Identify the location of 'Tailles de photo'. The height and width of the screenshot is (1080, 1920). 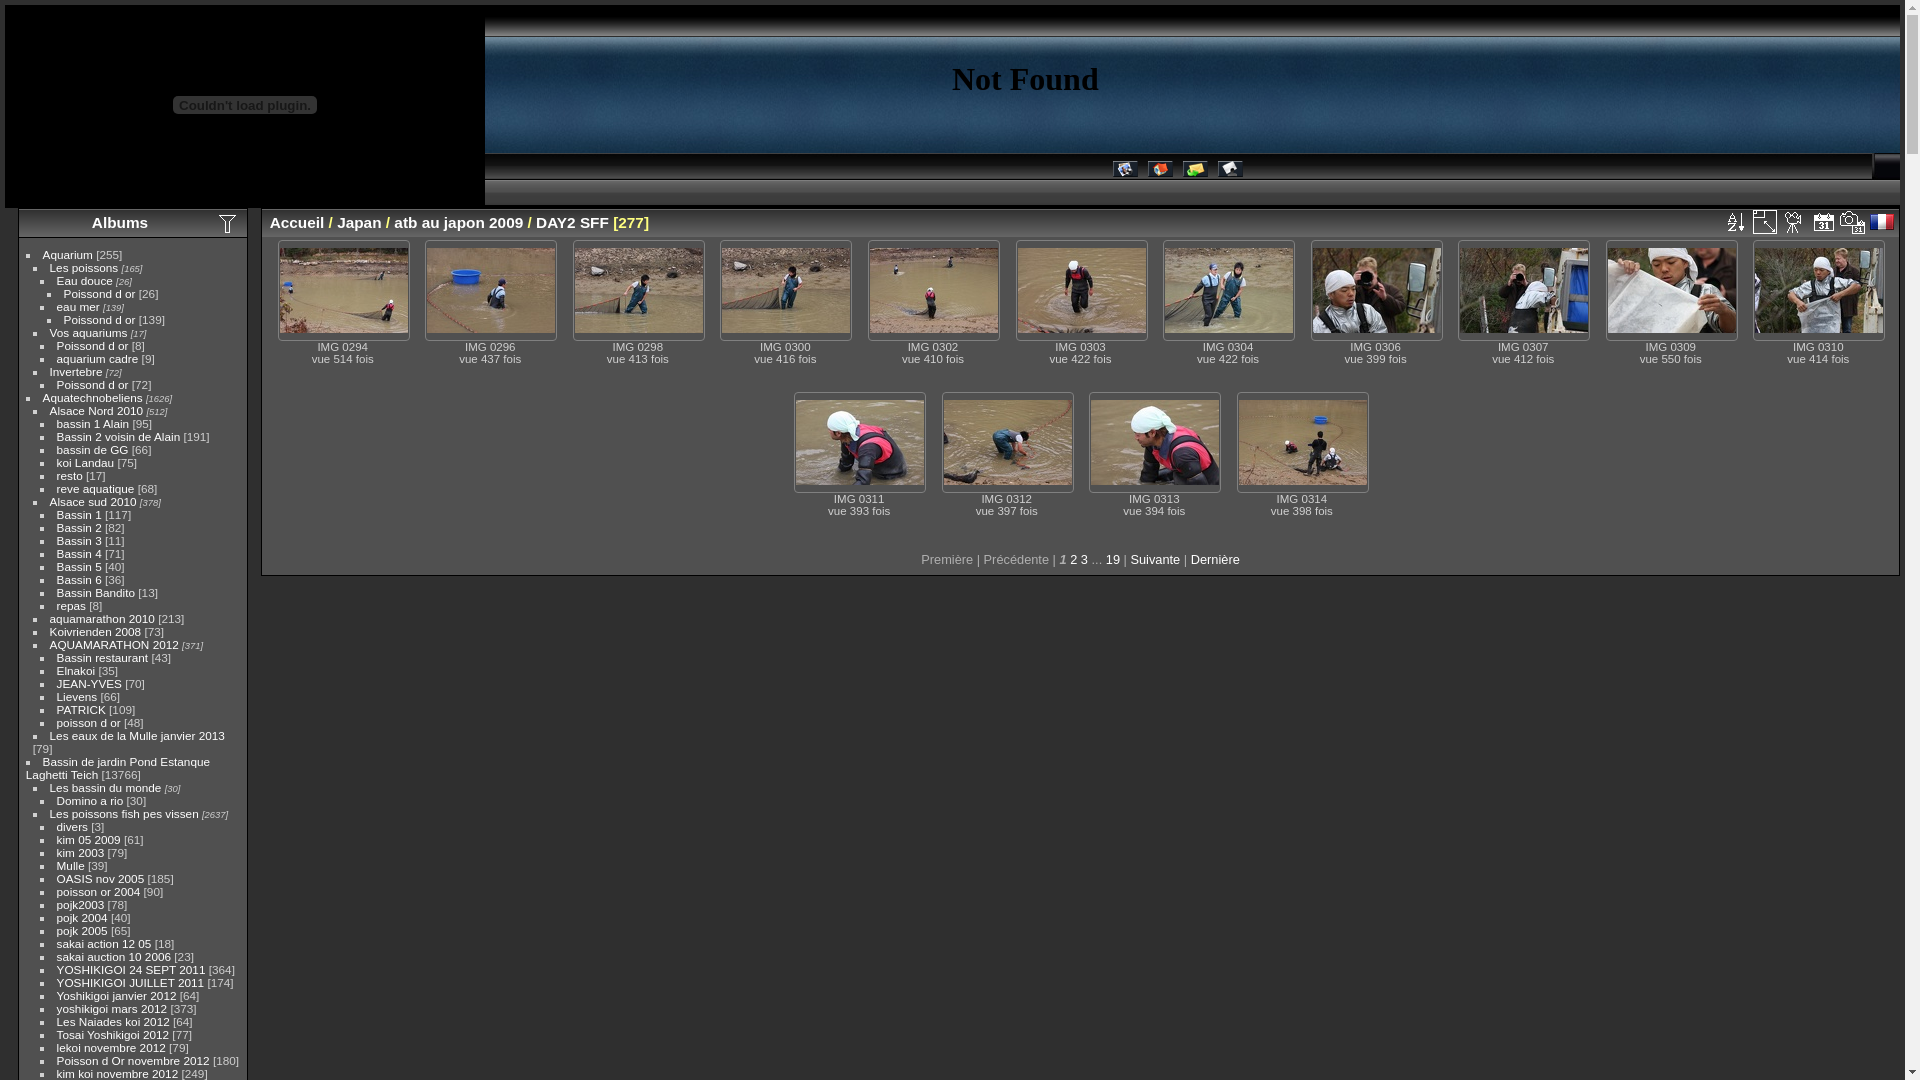
(1765, 222).